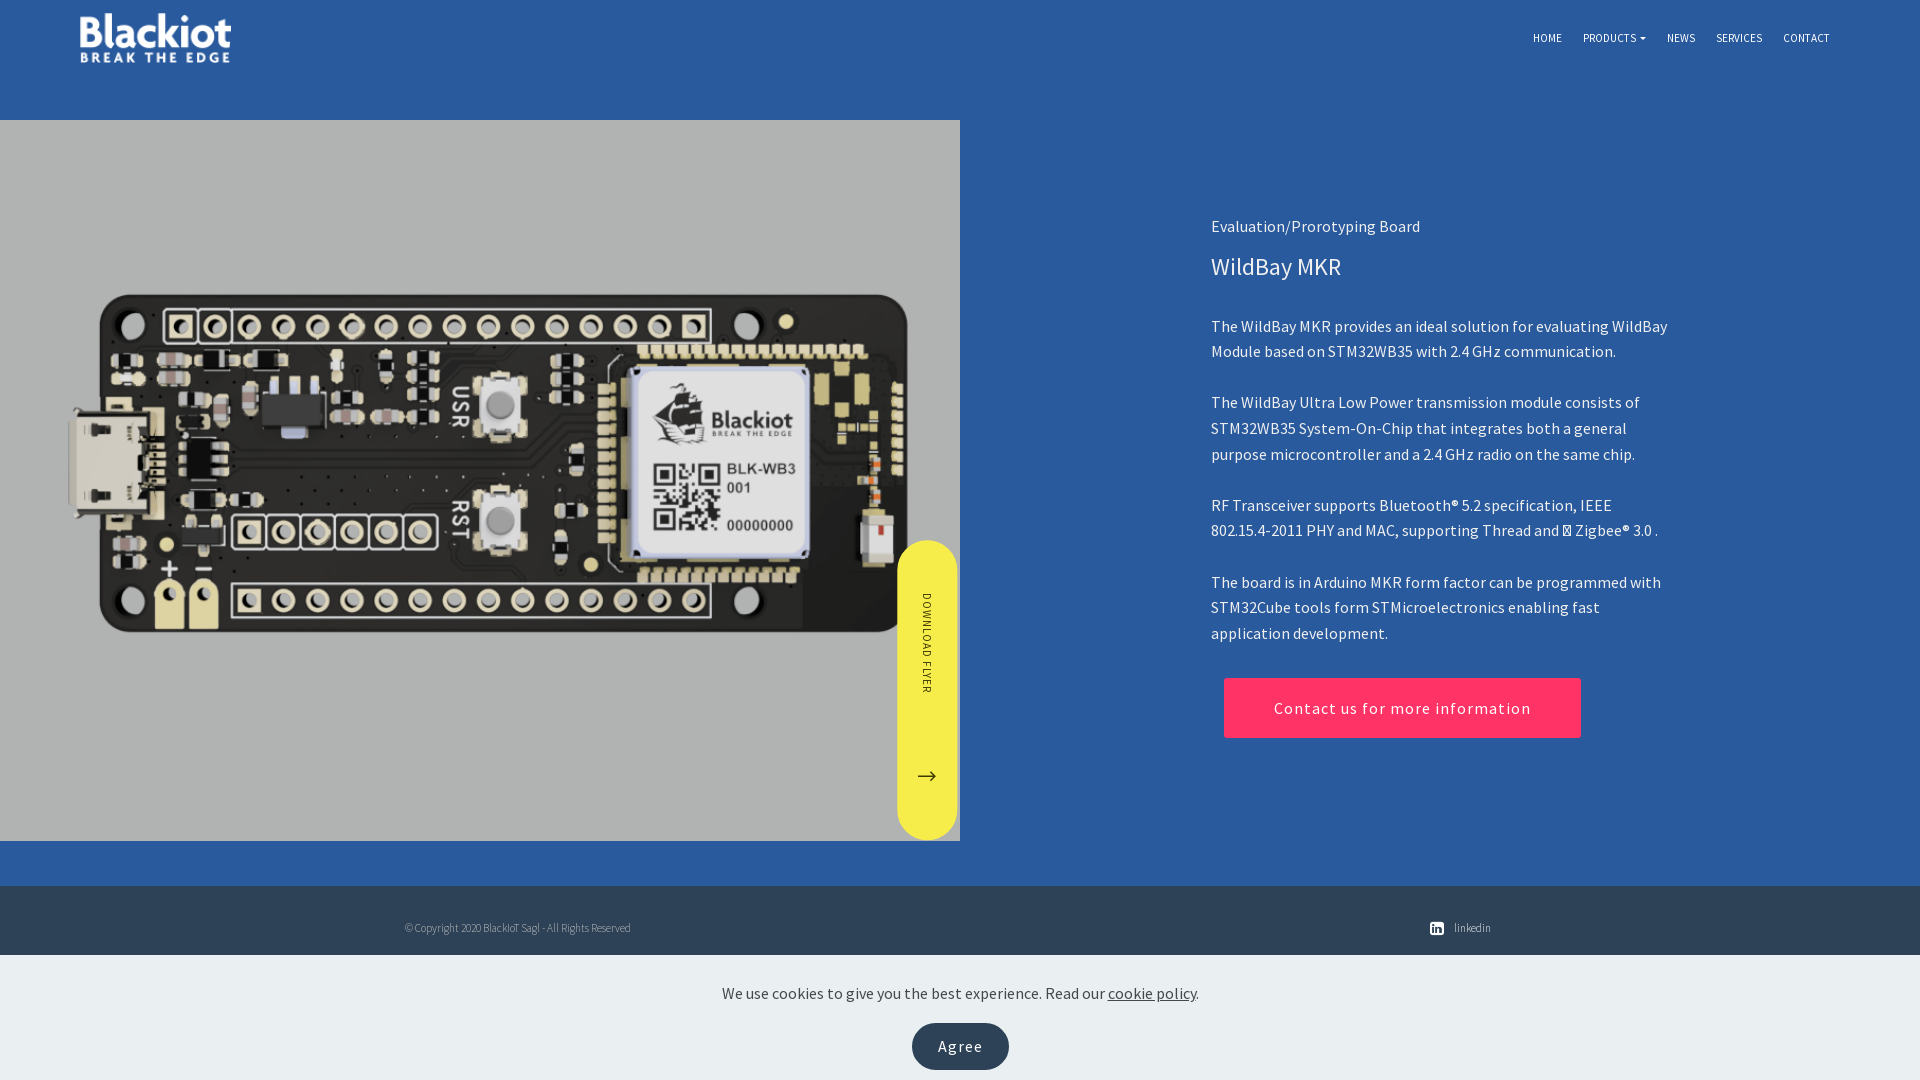 The width and height of the screenshot is (1920, 1080). I want to click on 'Contact us for more information', so click(1401, 707).